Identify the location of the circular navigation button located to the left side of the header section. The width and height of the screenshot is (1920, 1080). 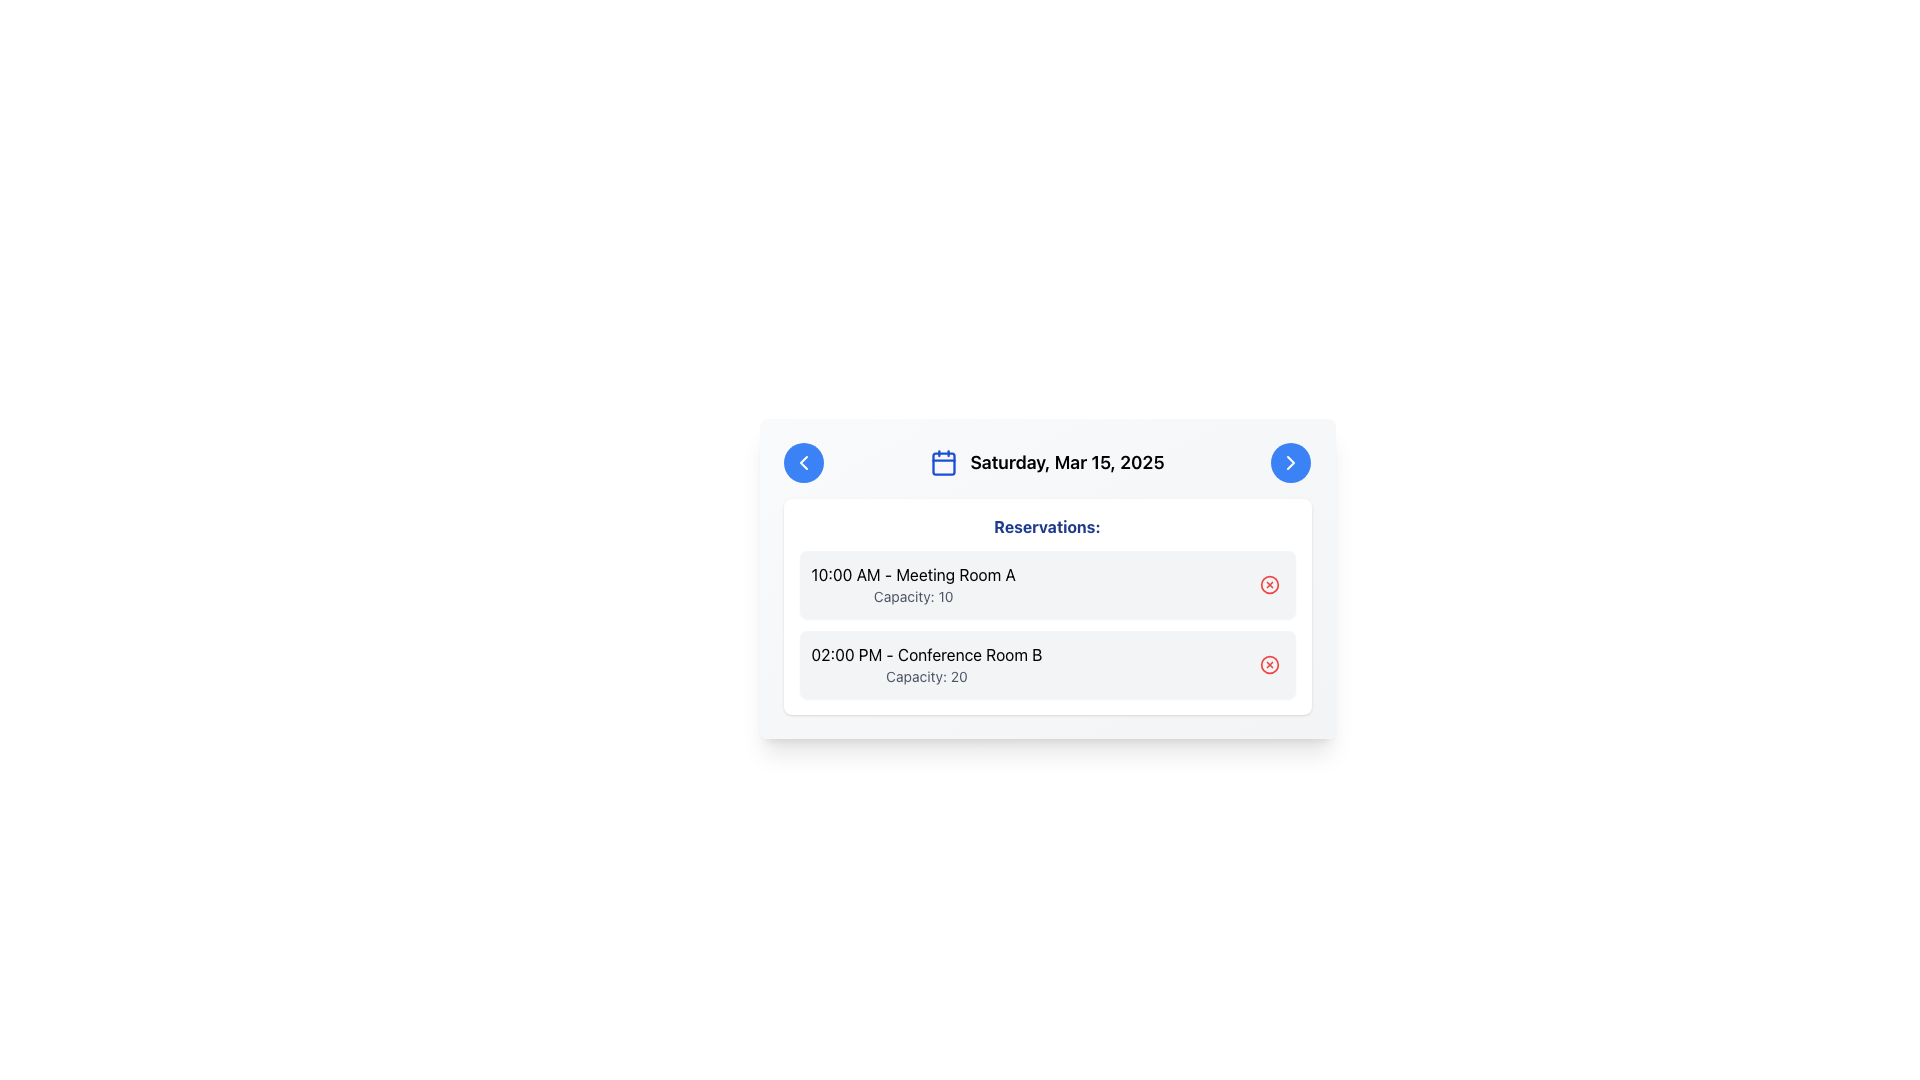
(803, 462).